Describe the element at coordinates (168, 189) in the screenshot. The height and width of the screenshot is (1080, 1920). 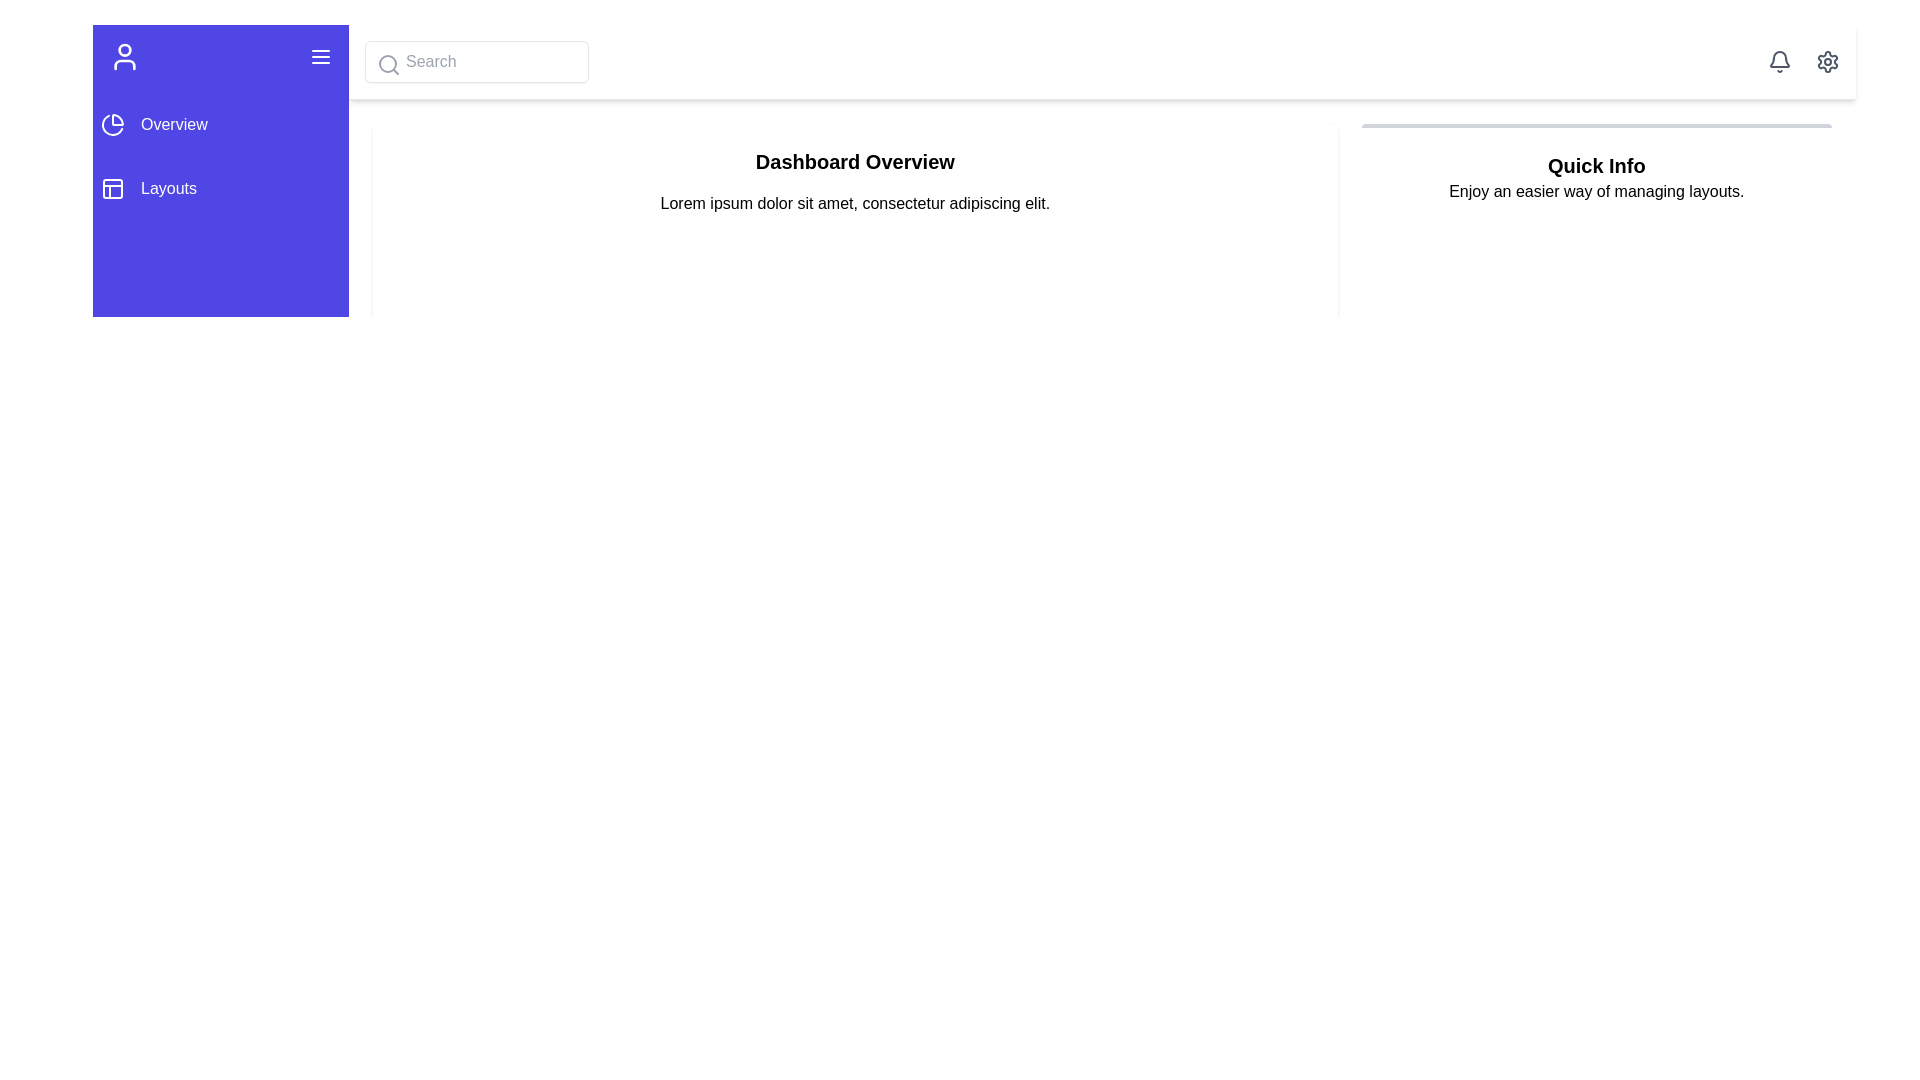
I see `the Text label for the navigation menu item located below the 'Overview' menu item, which serves as a non-interactive label for layouts` at that location.